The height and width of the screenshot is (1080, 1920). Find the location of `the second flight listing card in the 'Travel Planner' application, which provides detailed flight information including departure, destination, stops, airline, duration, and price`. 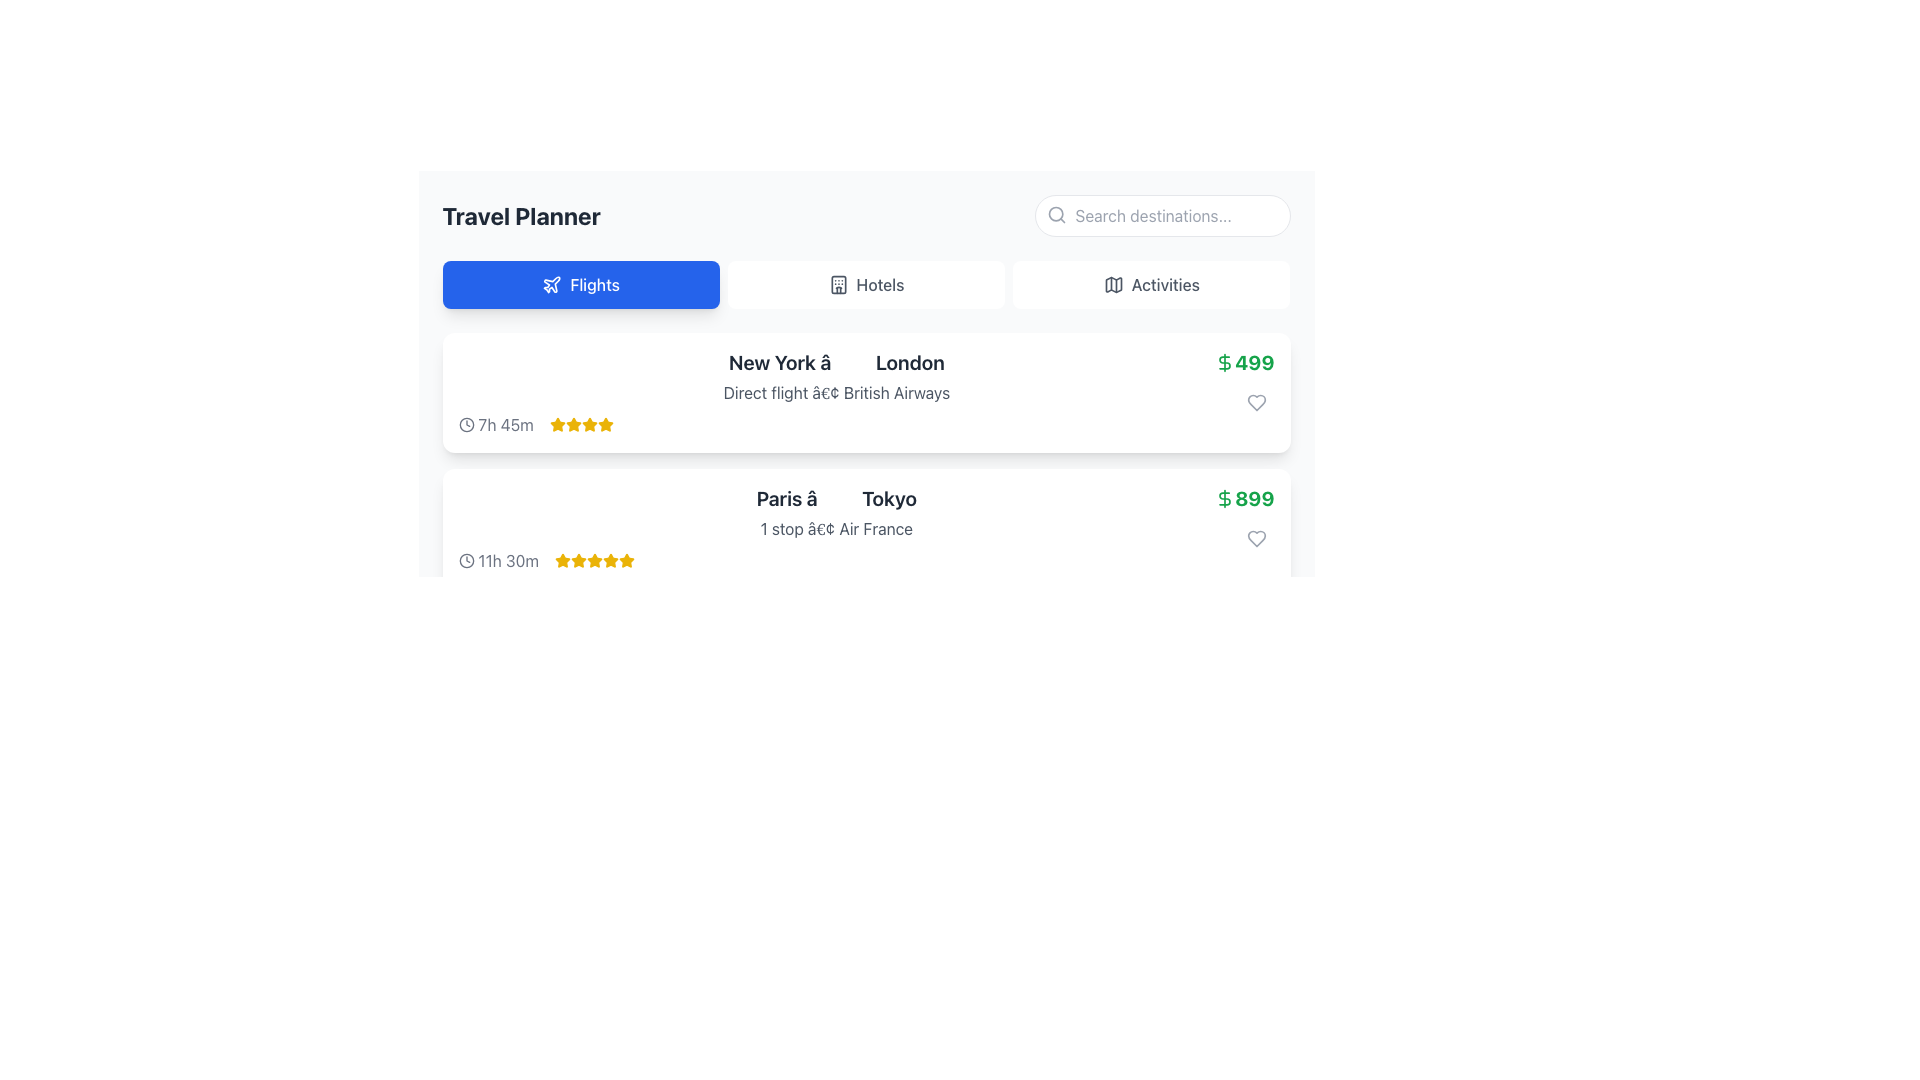

the second flight listing card in the 'Travel Planner' application, which provides detailed flight information including departure, destination, stops, airline, duration, and price is located at coordinates (866, 527).